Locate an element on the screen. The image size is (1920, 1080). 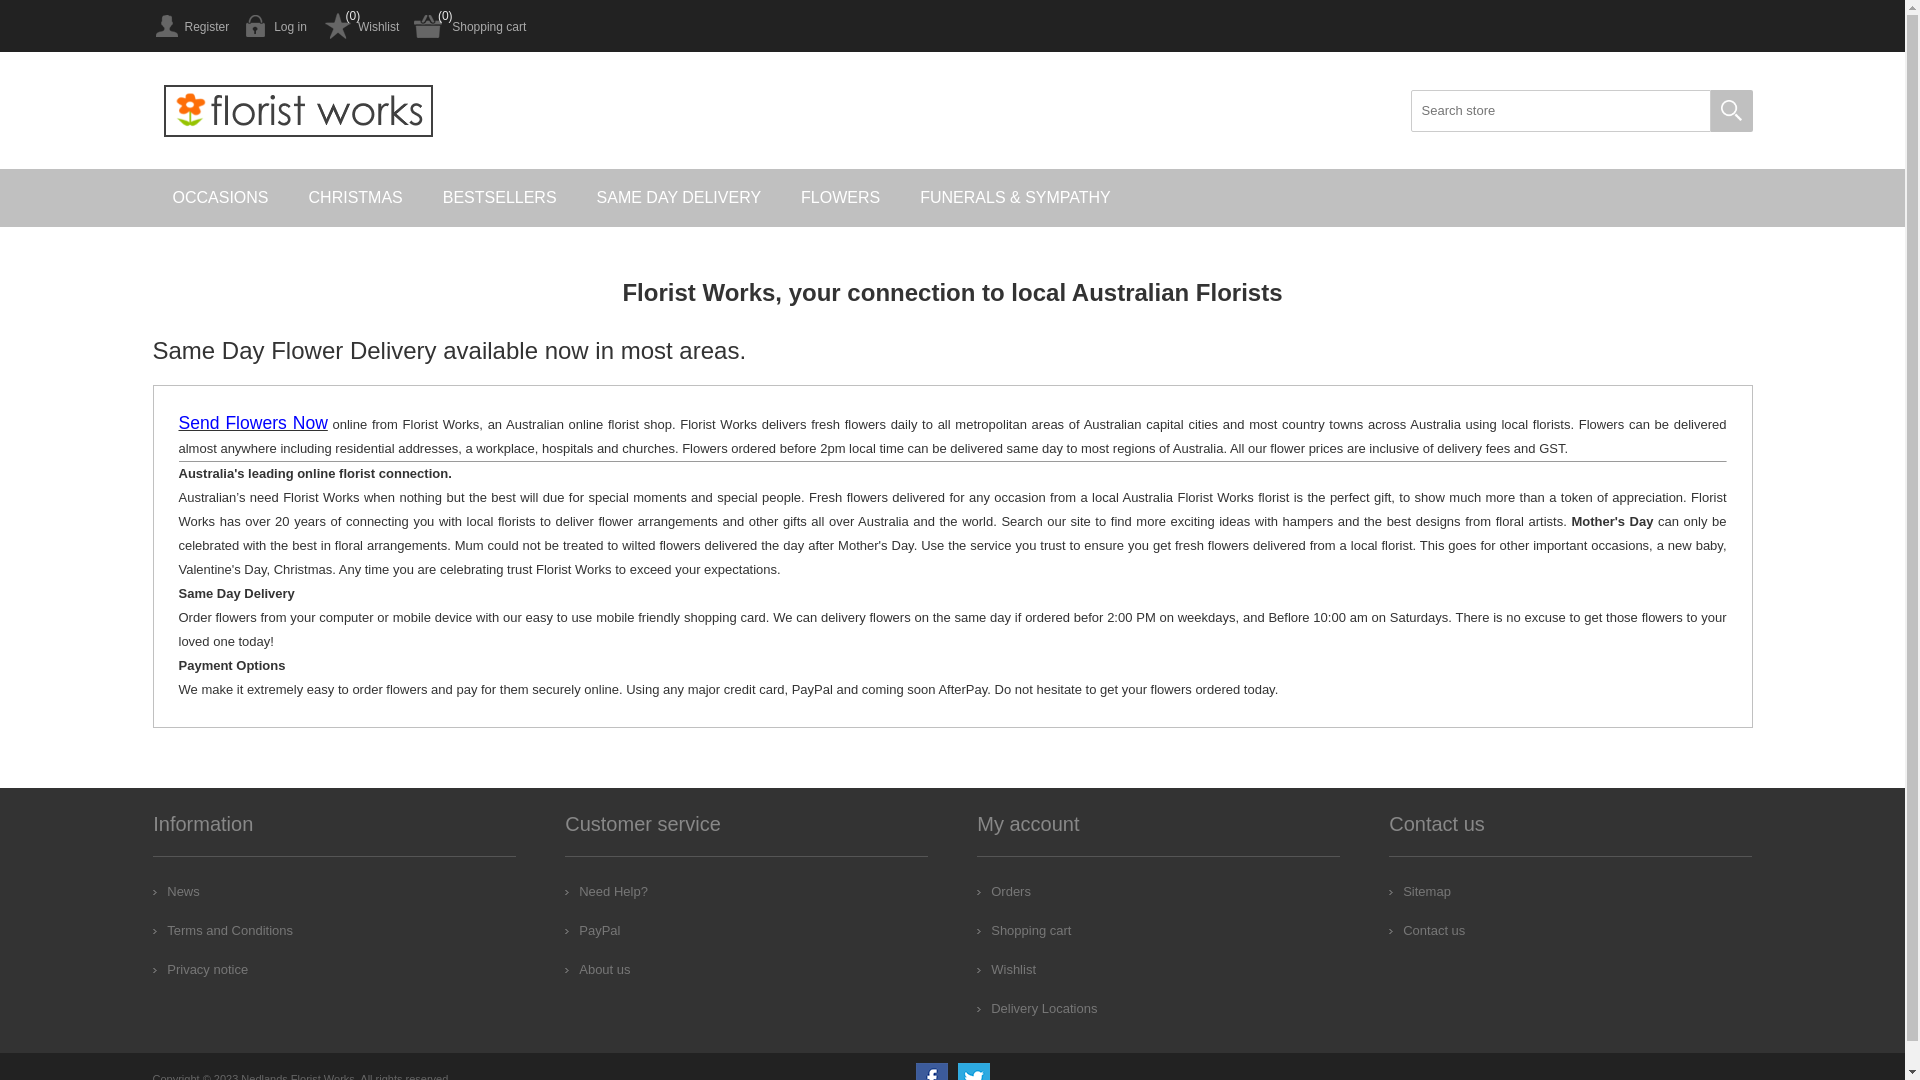
'Log in' is located at coordinates (274, 26).